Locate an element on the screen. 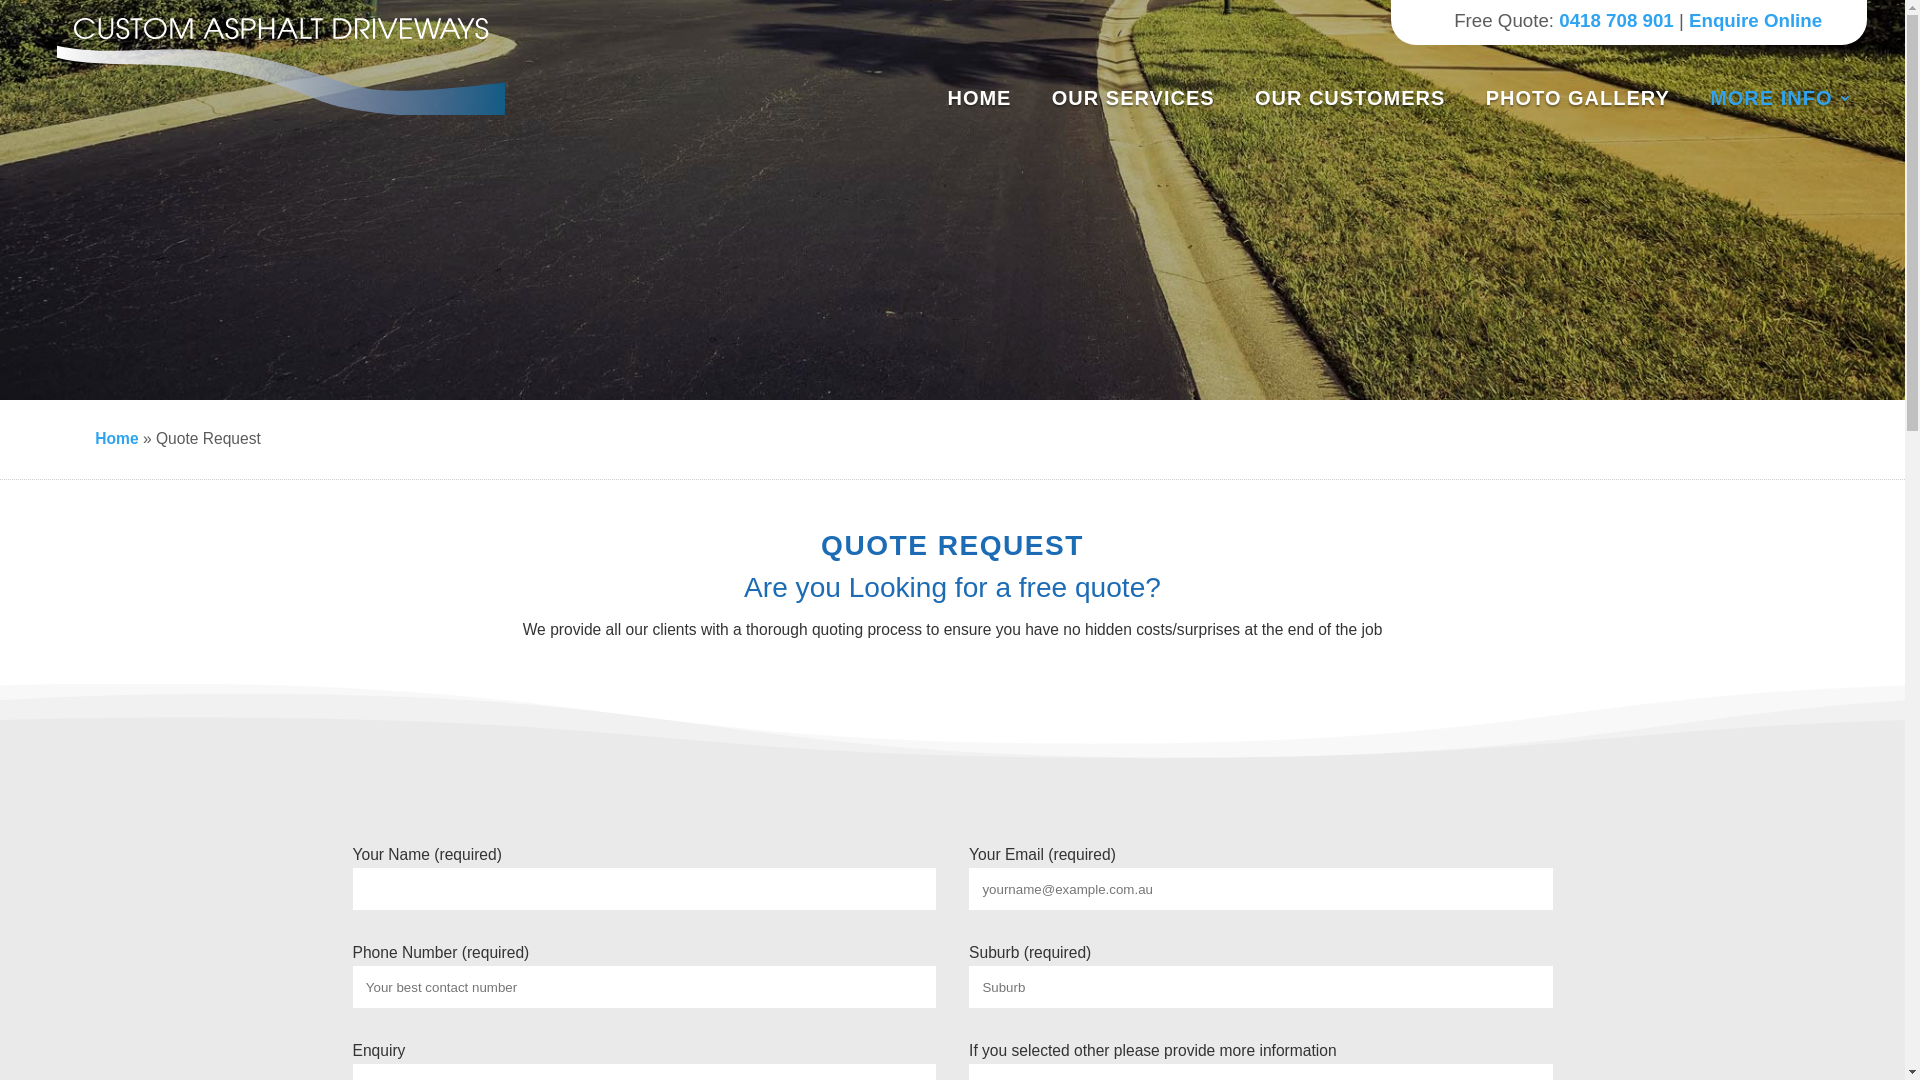  'HOME' is located at coordinates (987, 97).